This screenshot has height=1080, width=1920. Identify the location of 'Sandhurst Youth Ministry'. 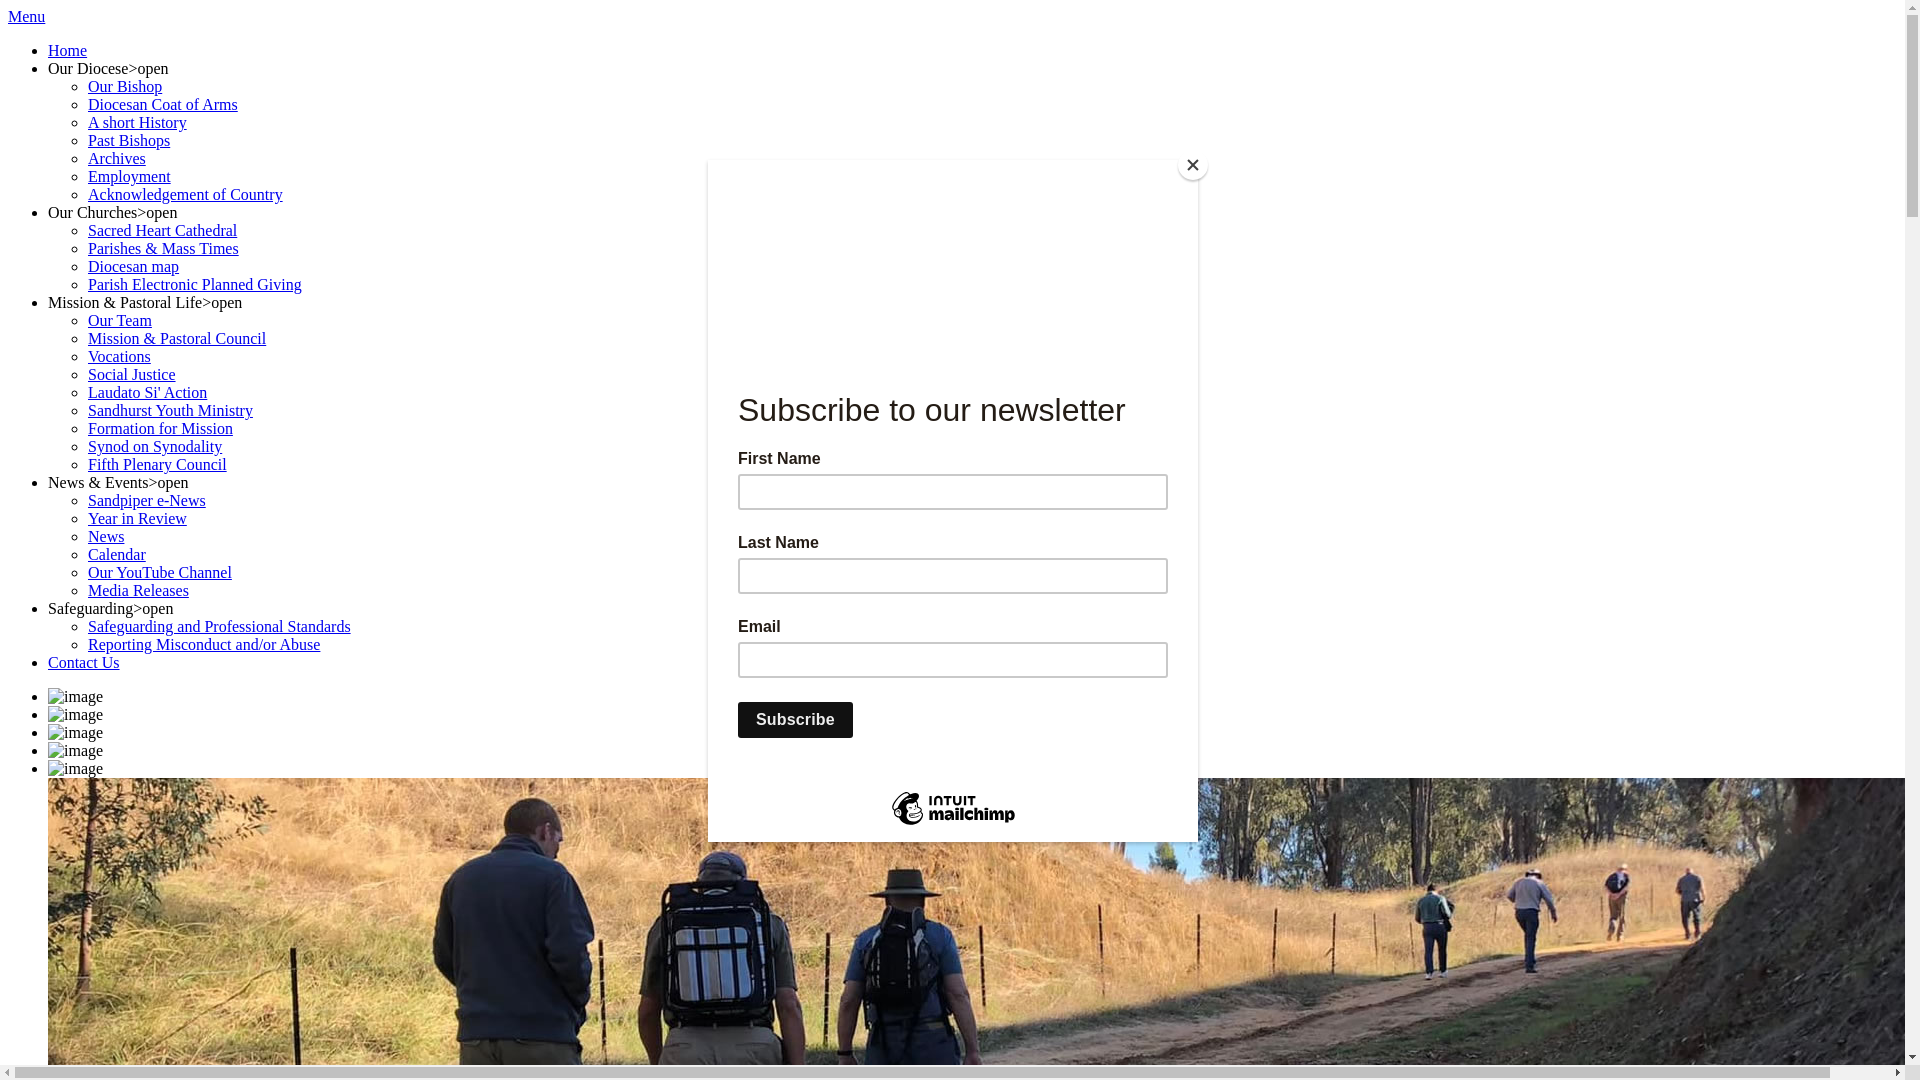
(170, 409).